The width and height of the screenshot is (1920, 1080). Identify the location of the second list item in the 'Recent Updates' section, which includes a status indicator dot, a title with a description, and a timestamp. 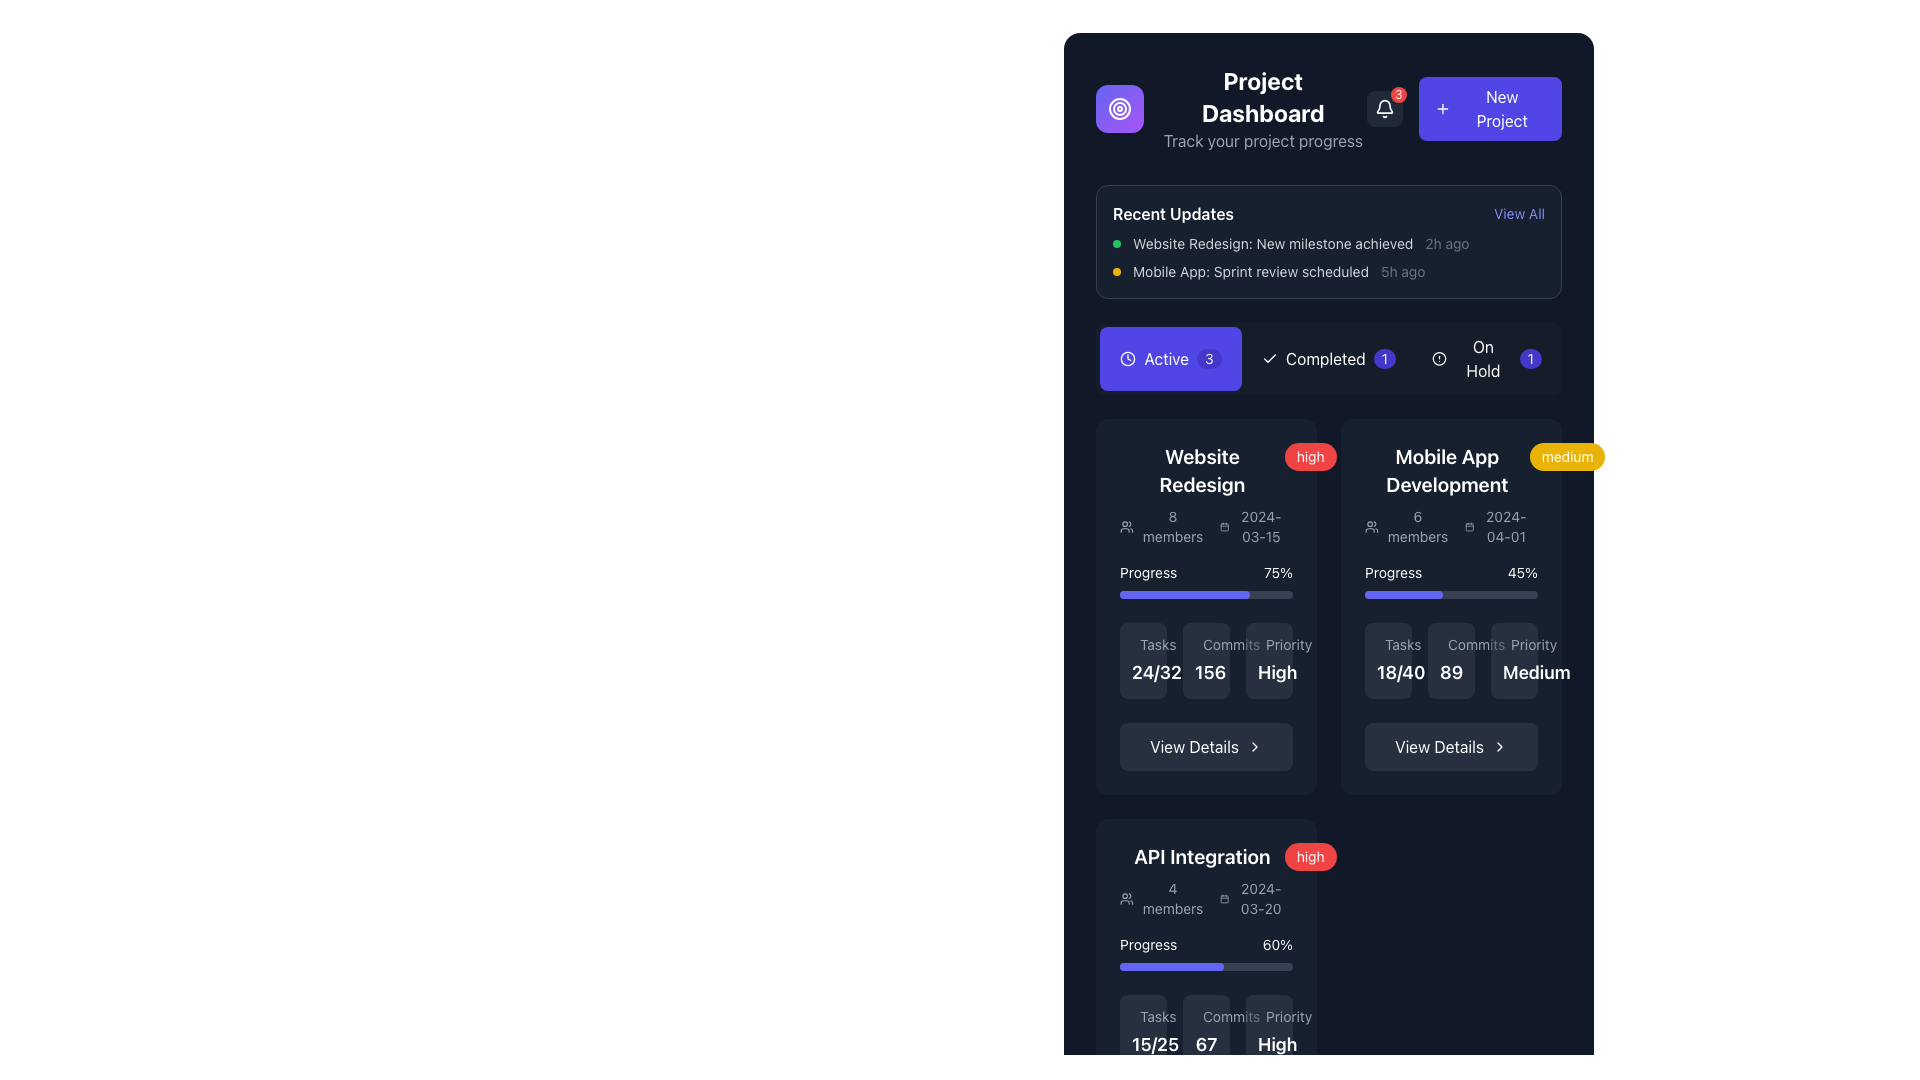
(1329, 257).